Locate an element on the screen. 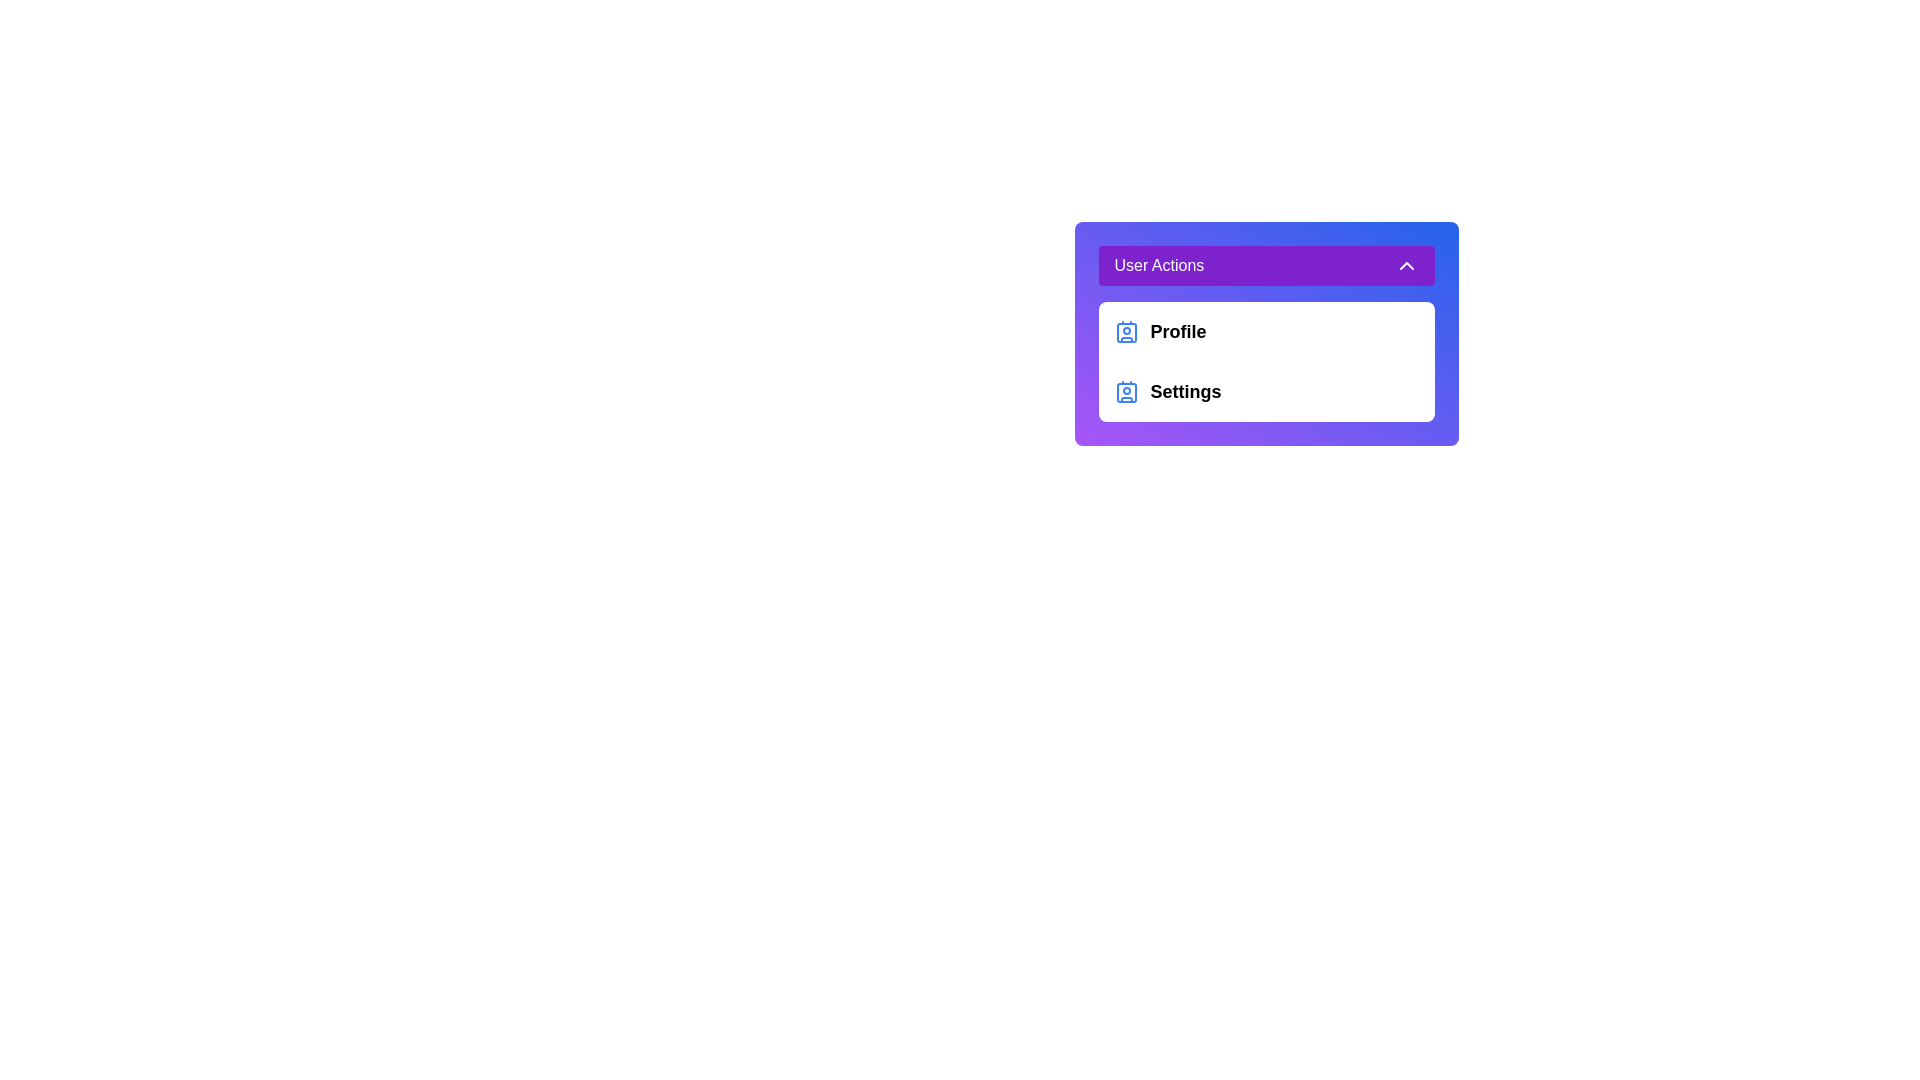 This screenshot has width=1920, height=1080. the 'Settings' menu item located in the dropdown menu labeled 'User Actions', which is the second list item aligned horizontally to the right of a blue contact card icon is located at coordinates (1185, 392).